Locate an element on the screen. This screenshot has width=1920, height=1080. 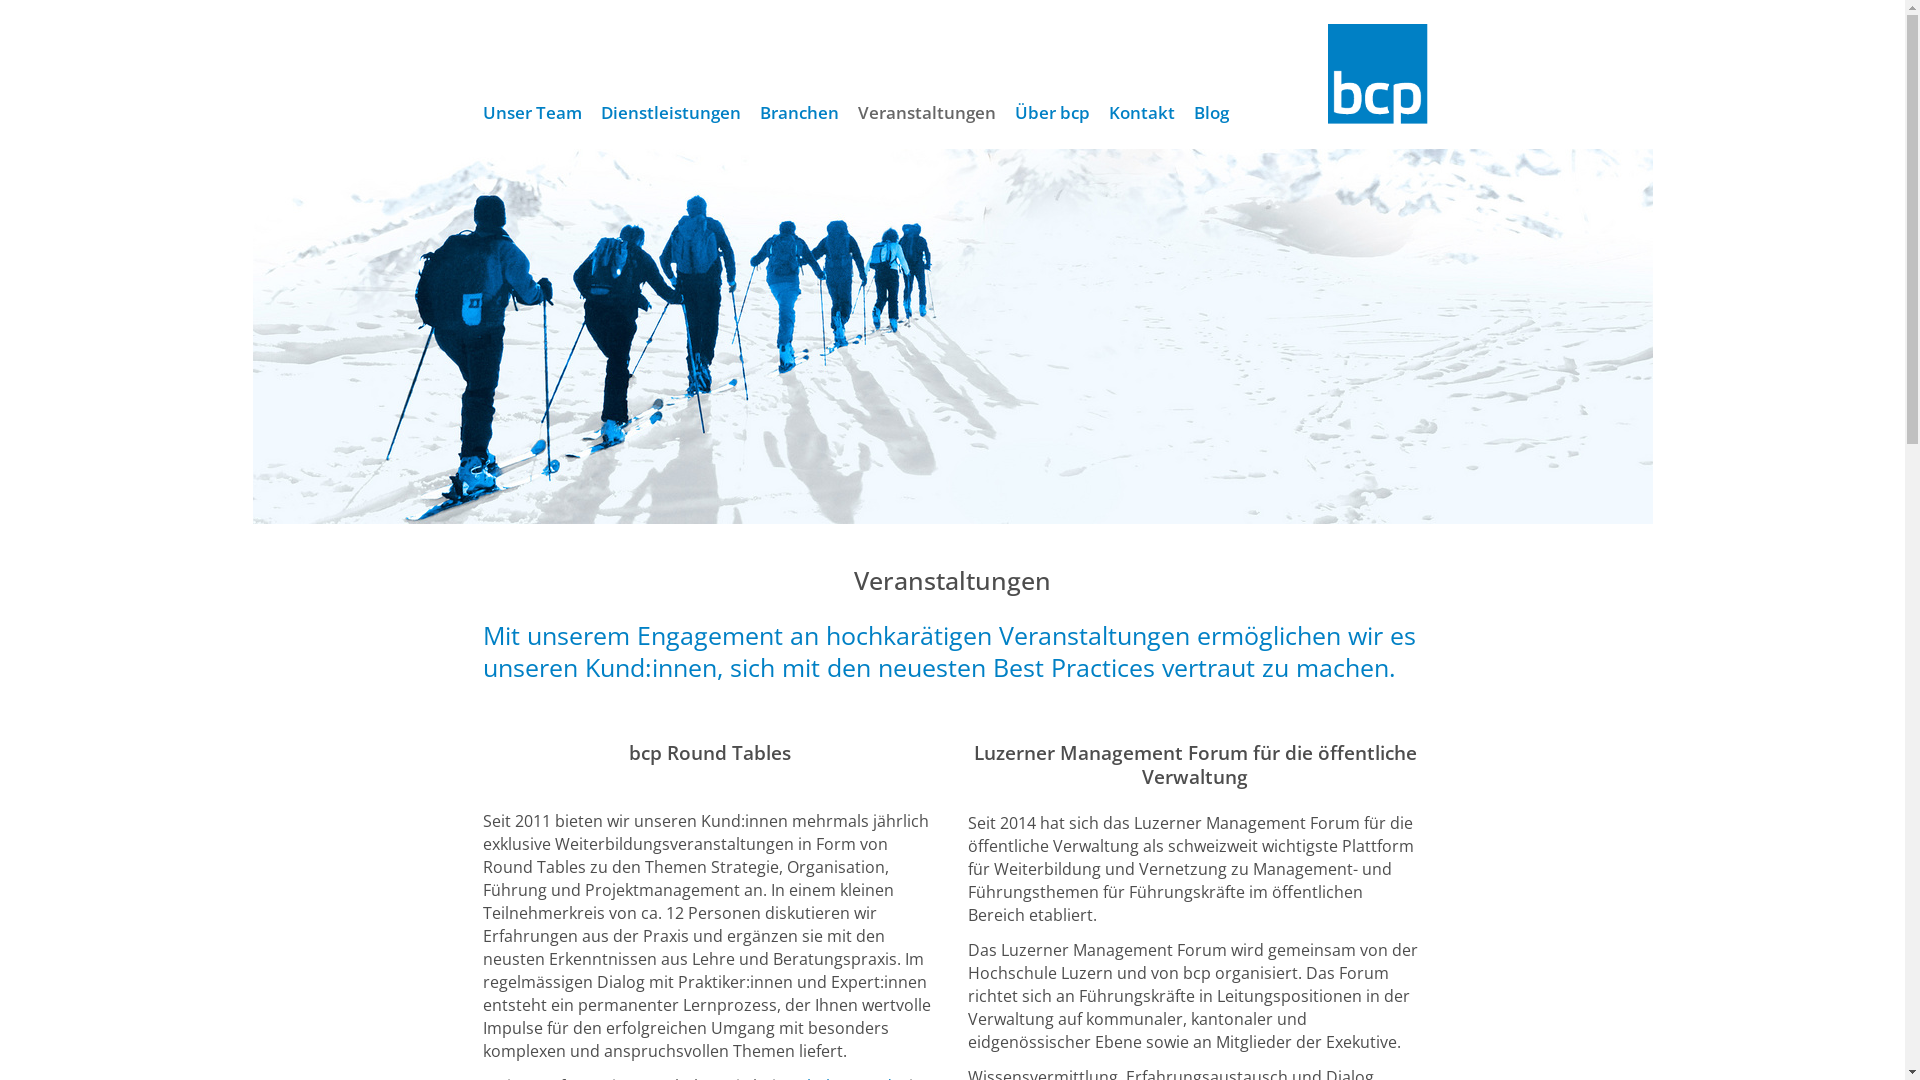
'Branchen' is located at coordinates (748, 112).